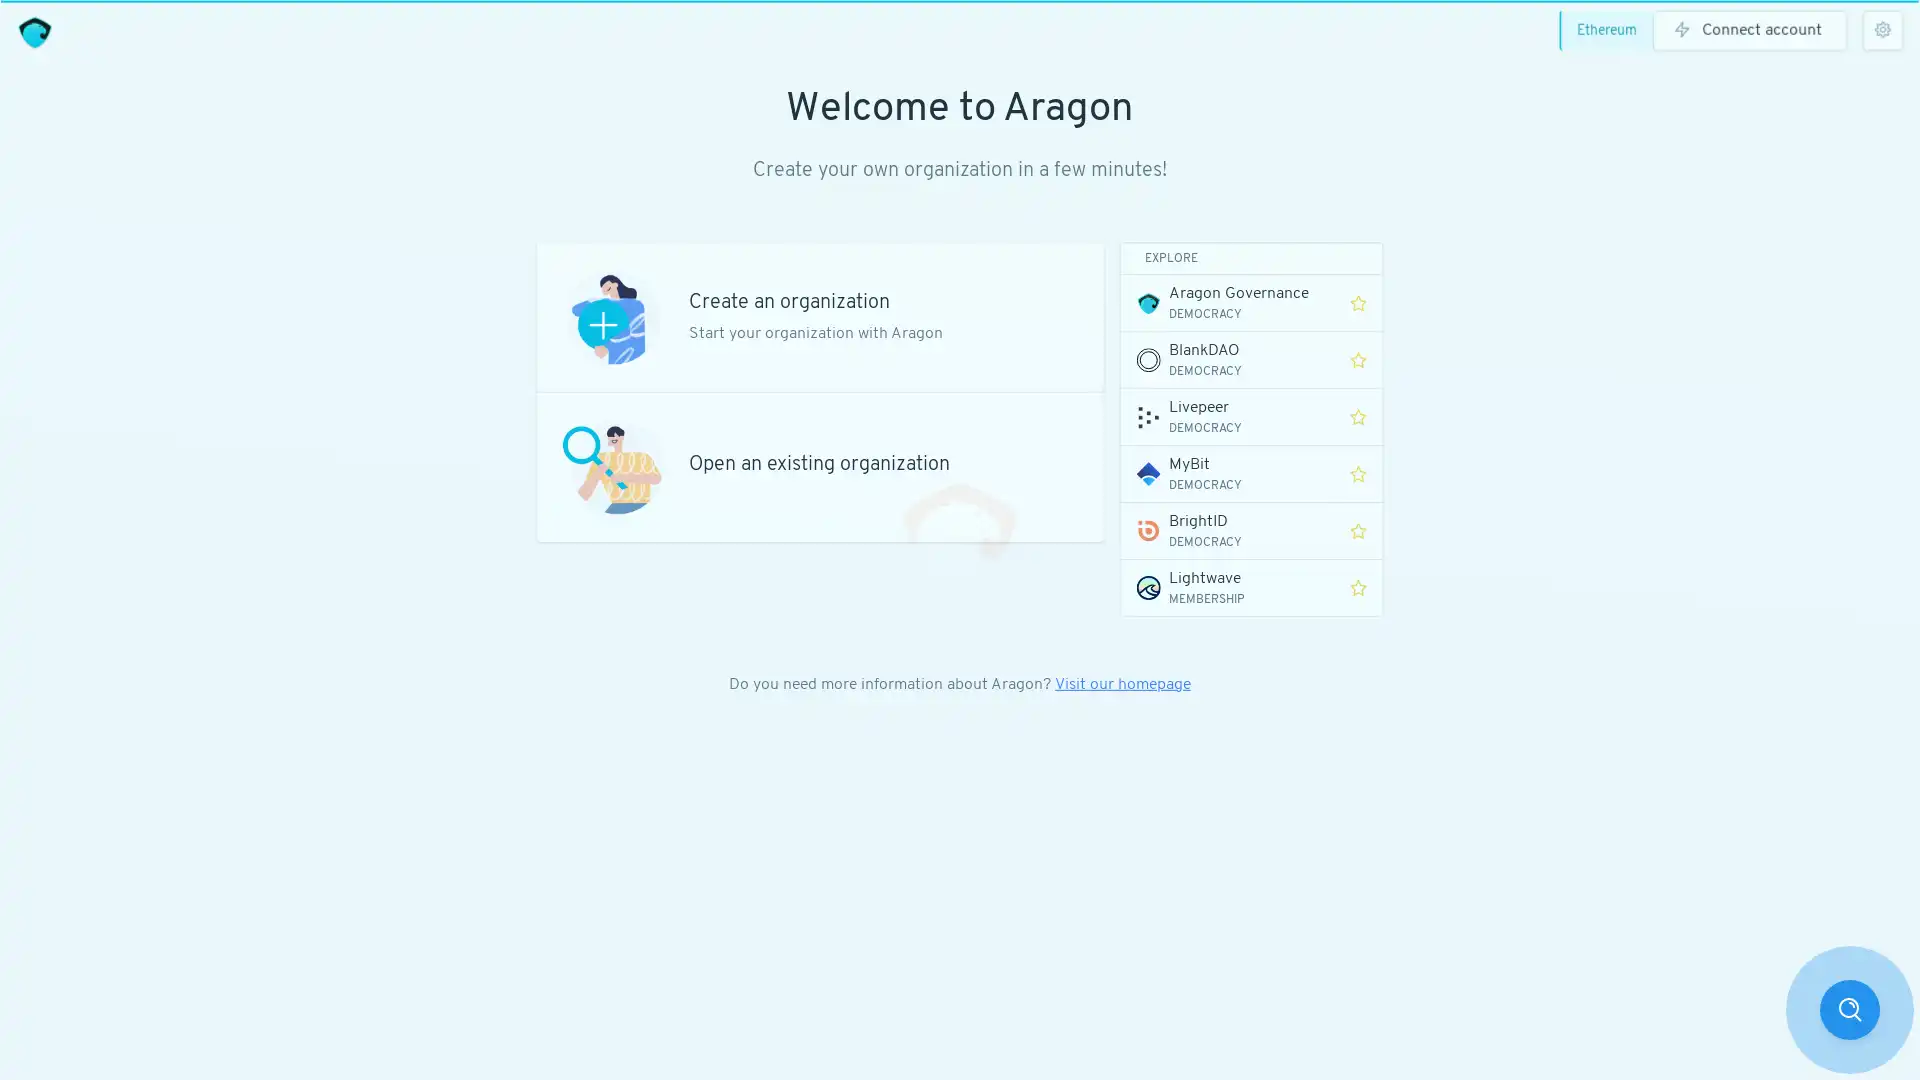 The height and width of the screenshot is (1080, 1920). I want to click on Lightwave MEMBERSHIP, so click(1227, 586).